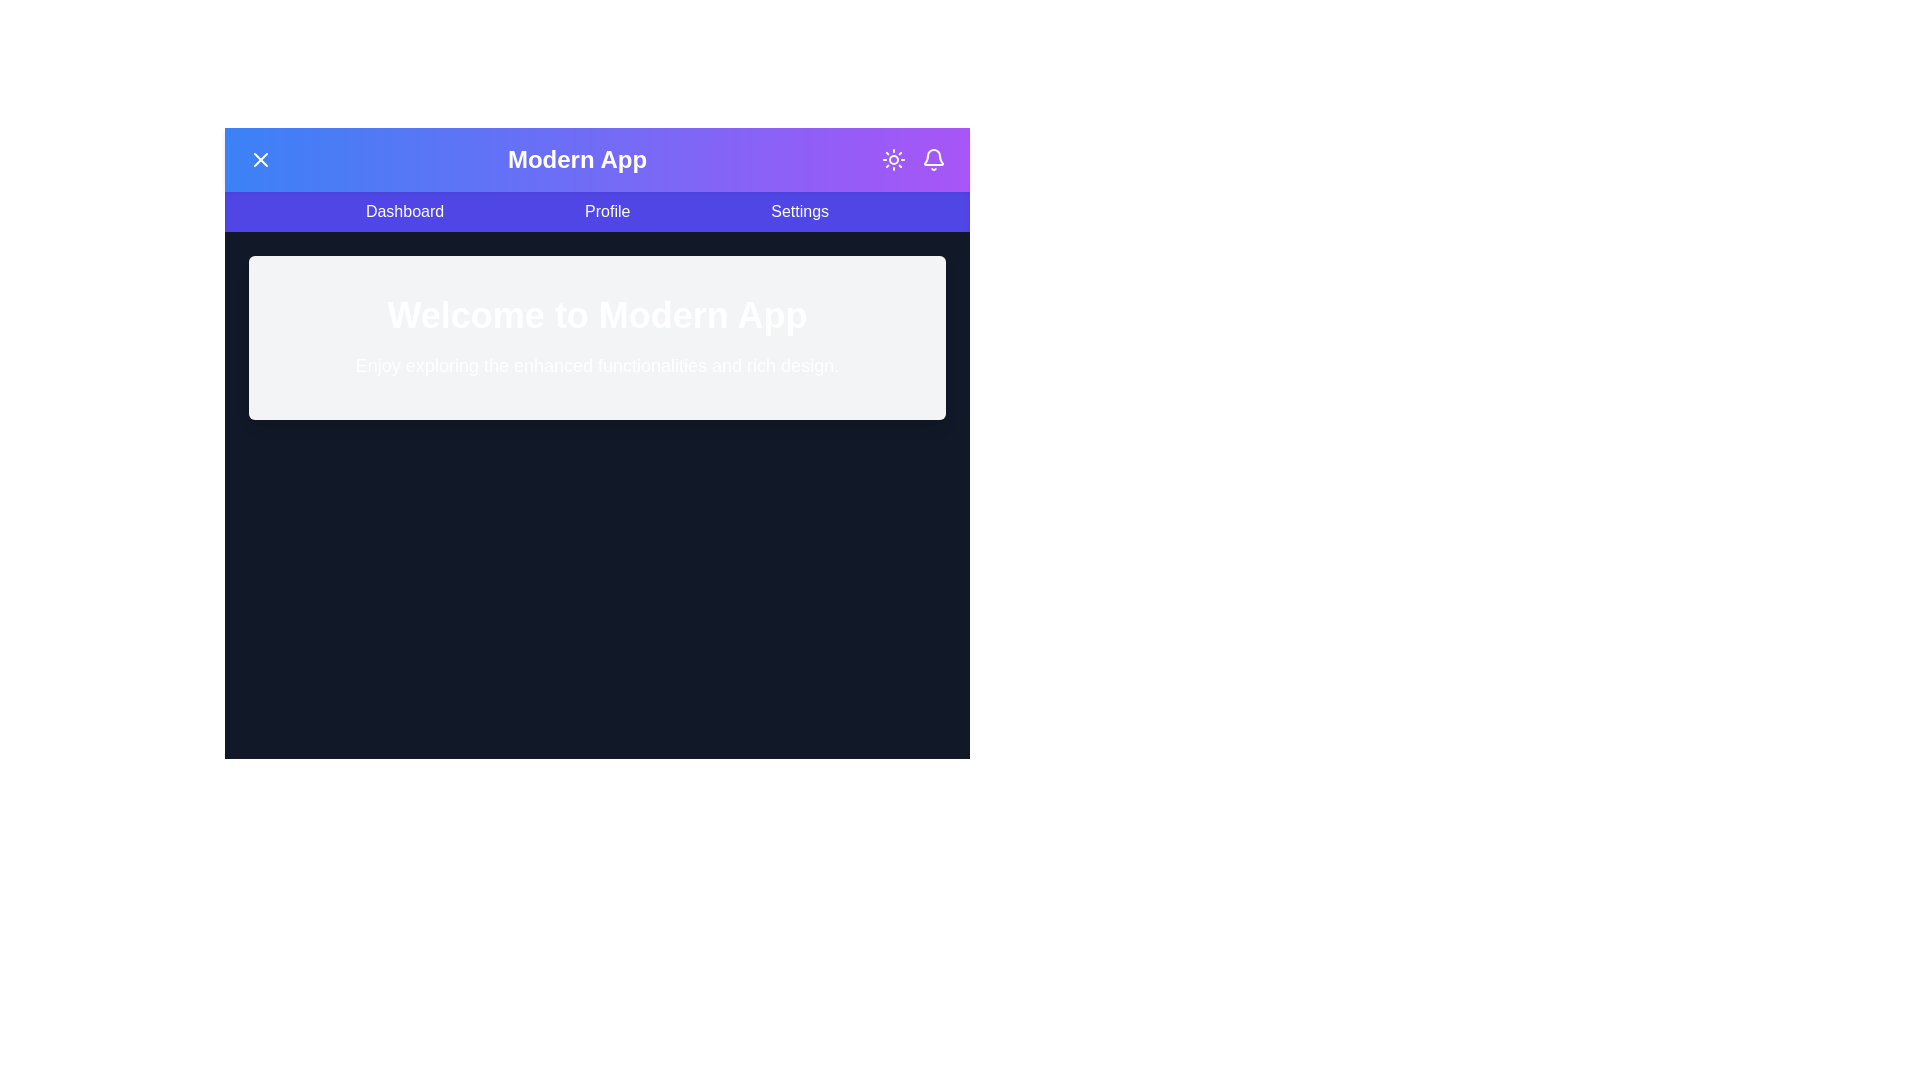 This screenshot has height=1080, width=1920. What do you see at coordinates (892, 158) in the screenshot?
I see `the theme toggle button to switch between light and dark modes` at bounding box center [892, 158].